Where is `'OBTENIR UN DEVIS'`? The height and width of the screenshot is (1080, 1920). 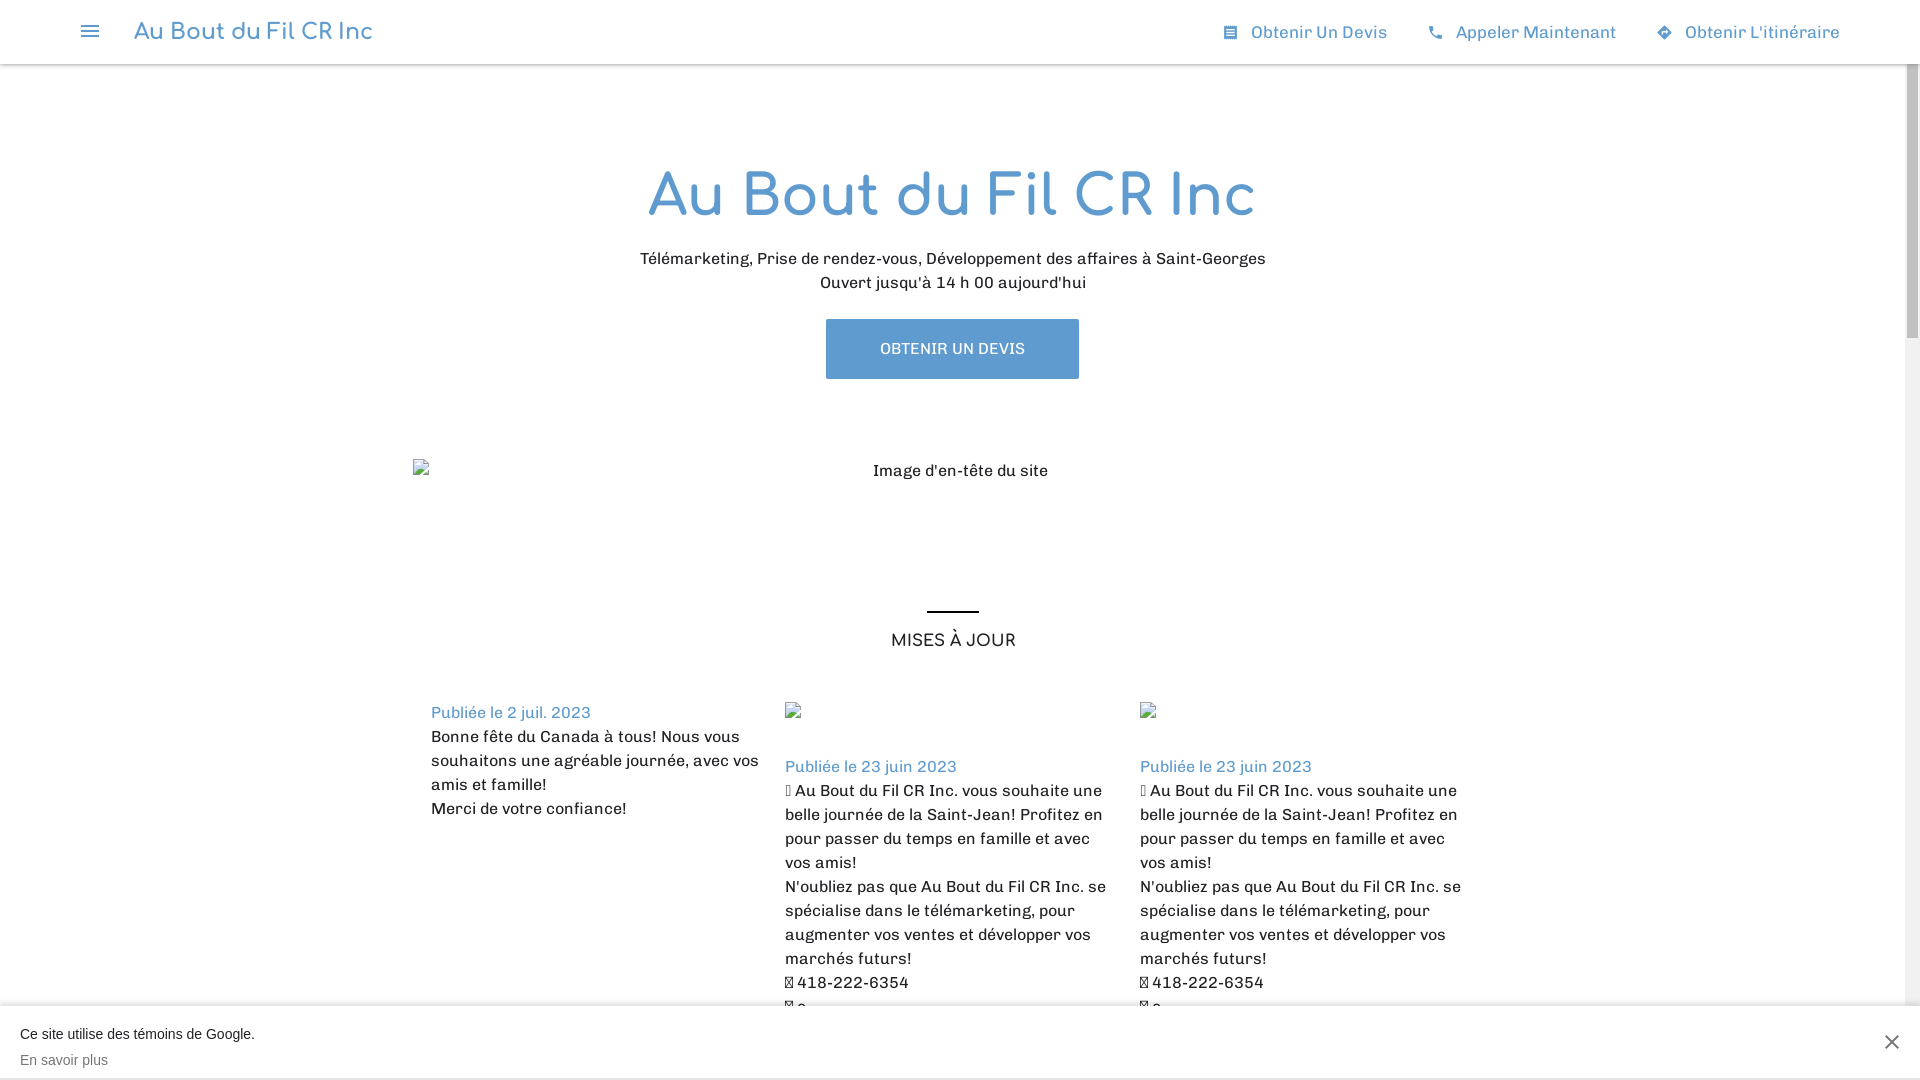 'OBTENIR UN DEVIS' is located at coordinates (951, 347).